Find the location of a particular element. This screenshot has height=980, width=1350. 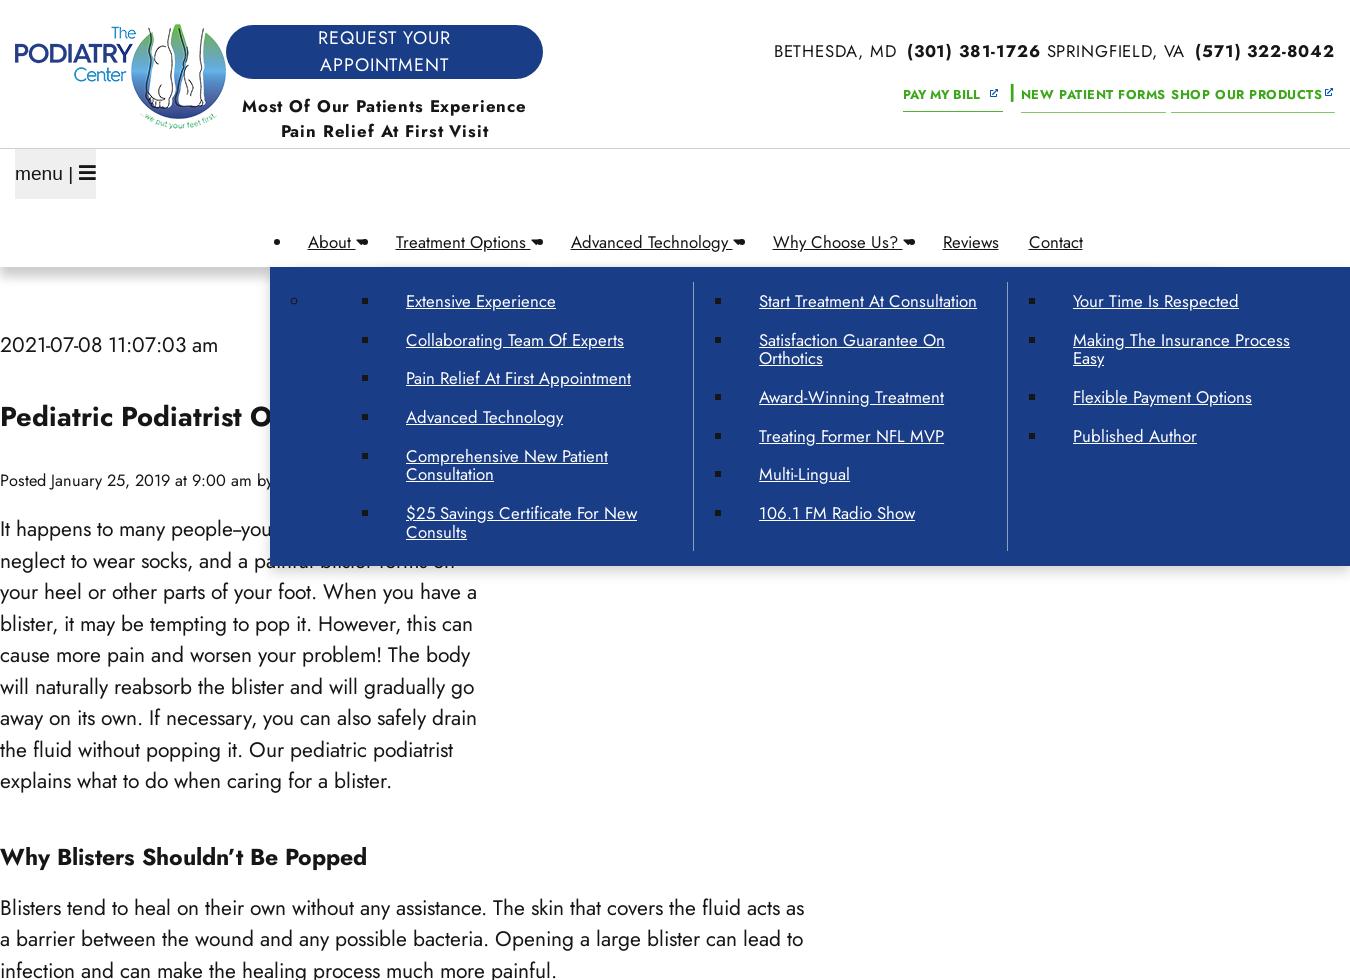

'Alexandria, VA' is located at coordinates (338, 692).